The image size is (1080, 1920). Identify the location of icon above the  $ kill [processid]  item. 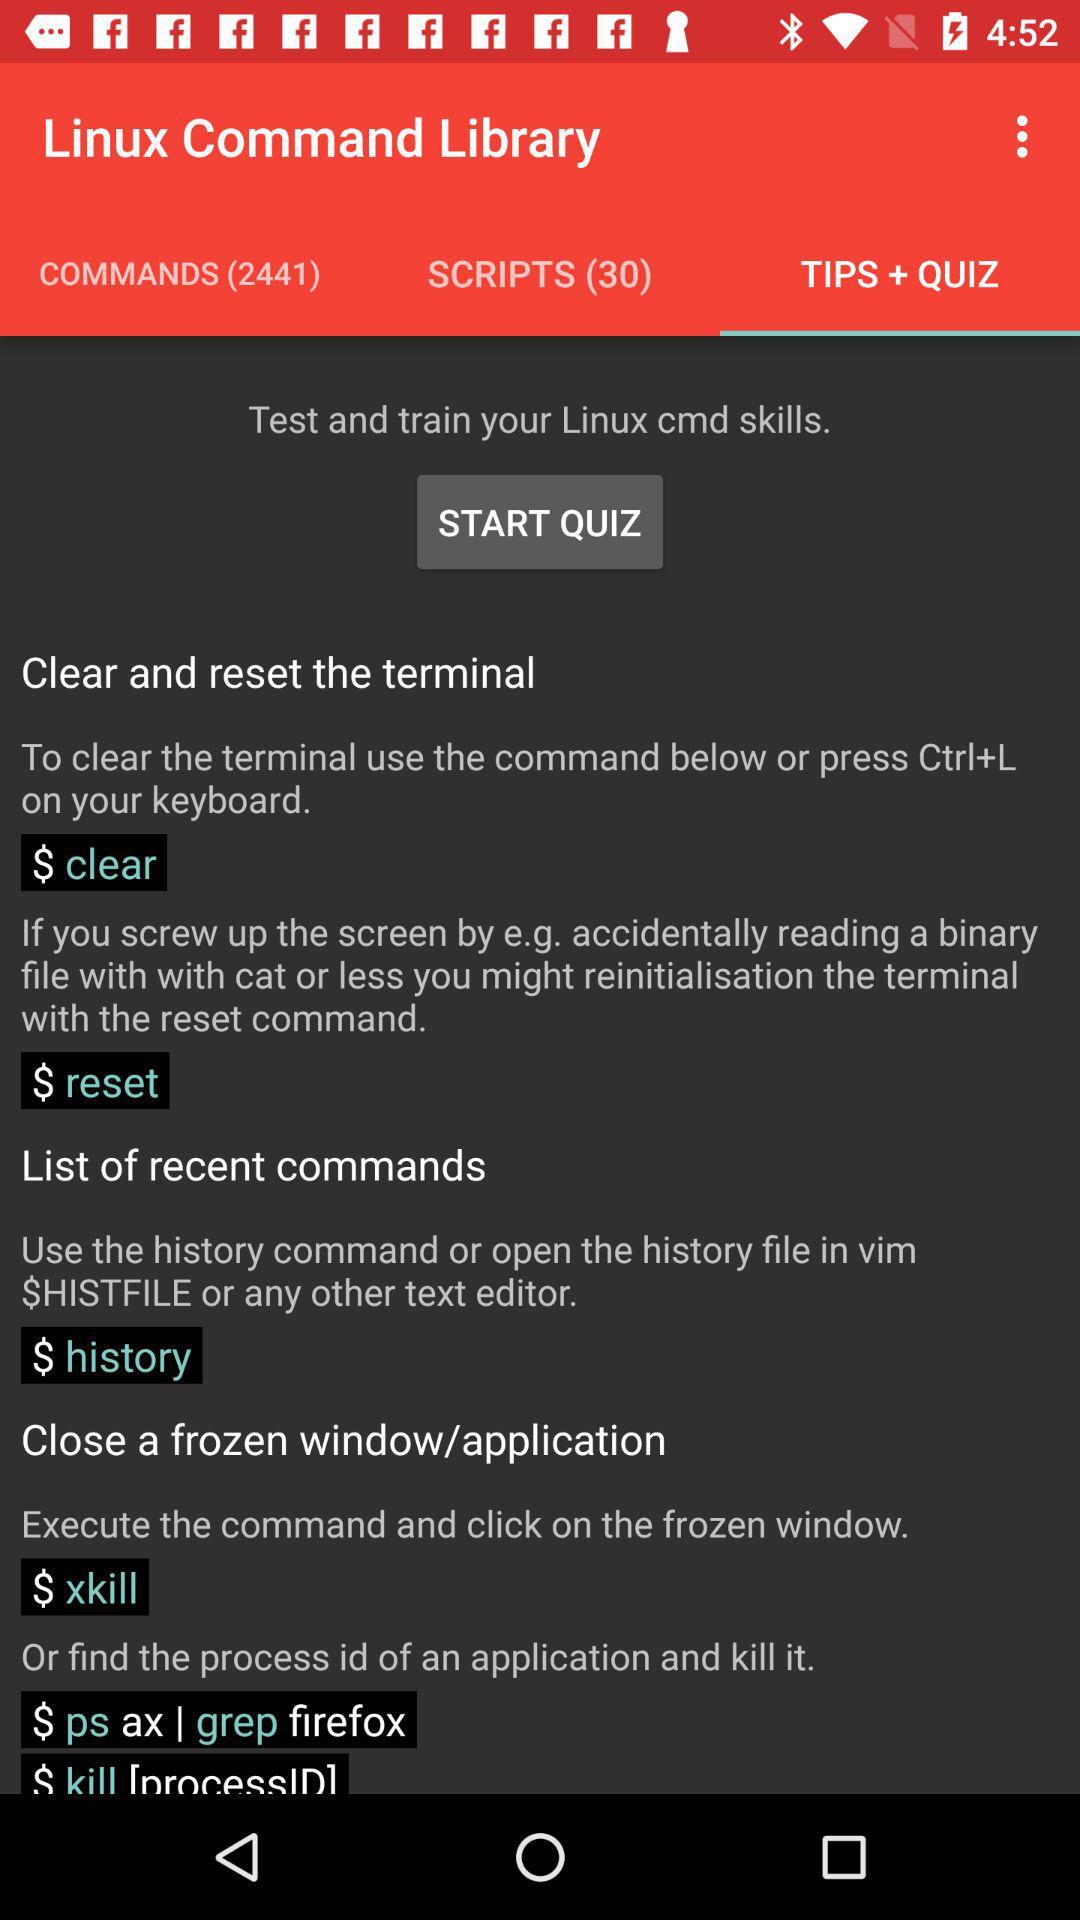
(219, 1718).